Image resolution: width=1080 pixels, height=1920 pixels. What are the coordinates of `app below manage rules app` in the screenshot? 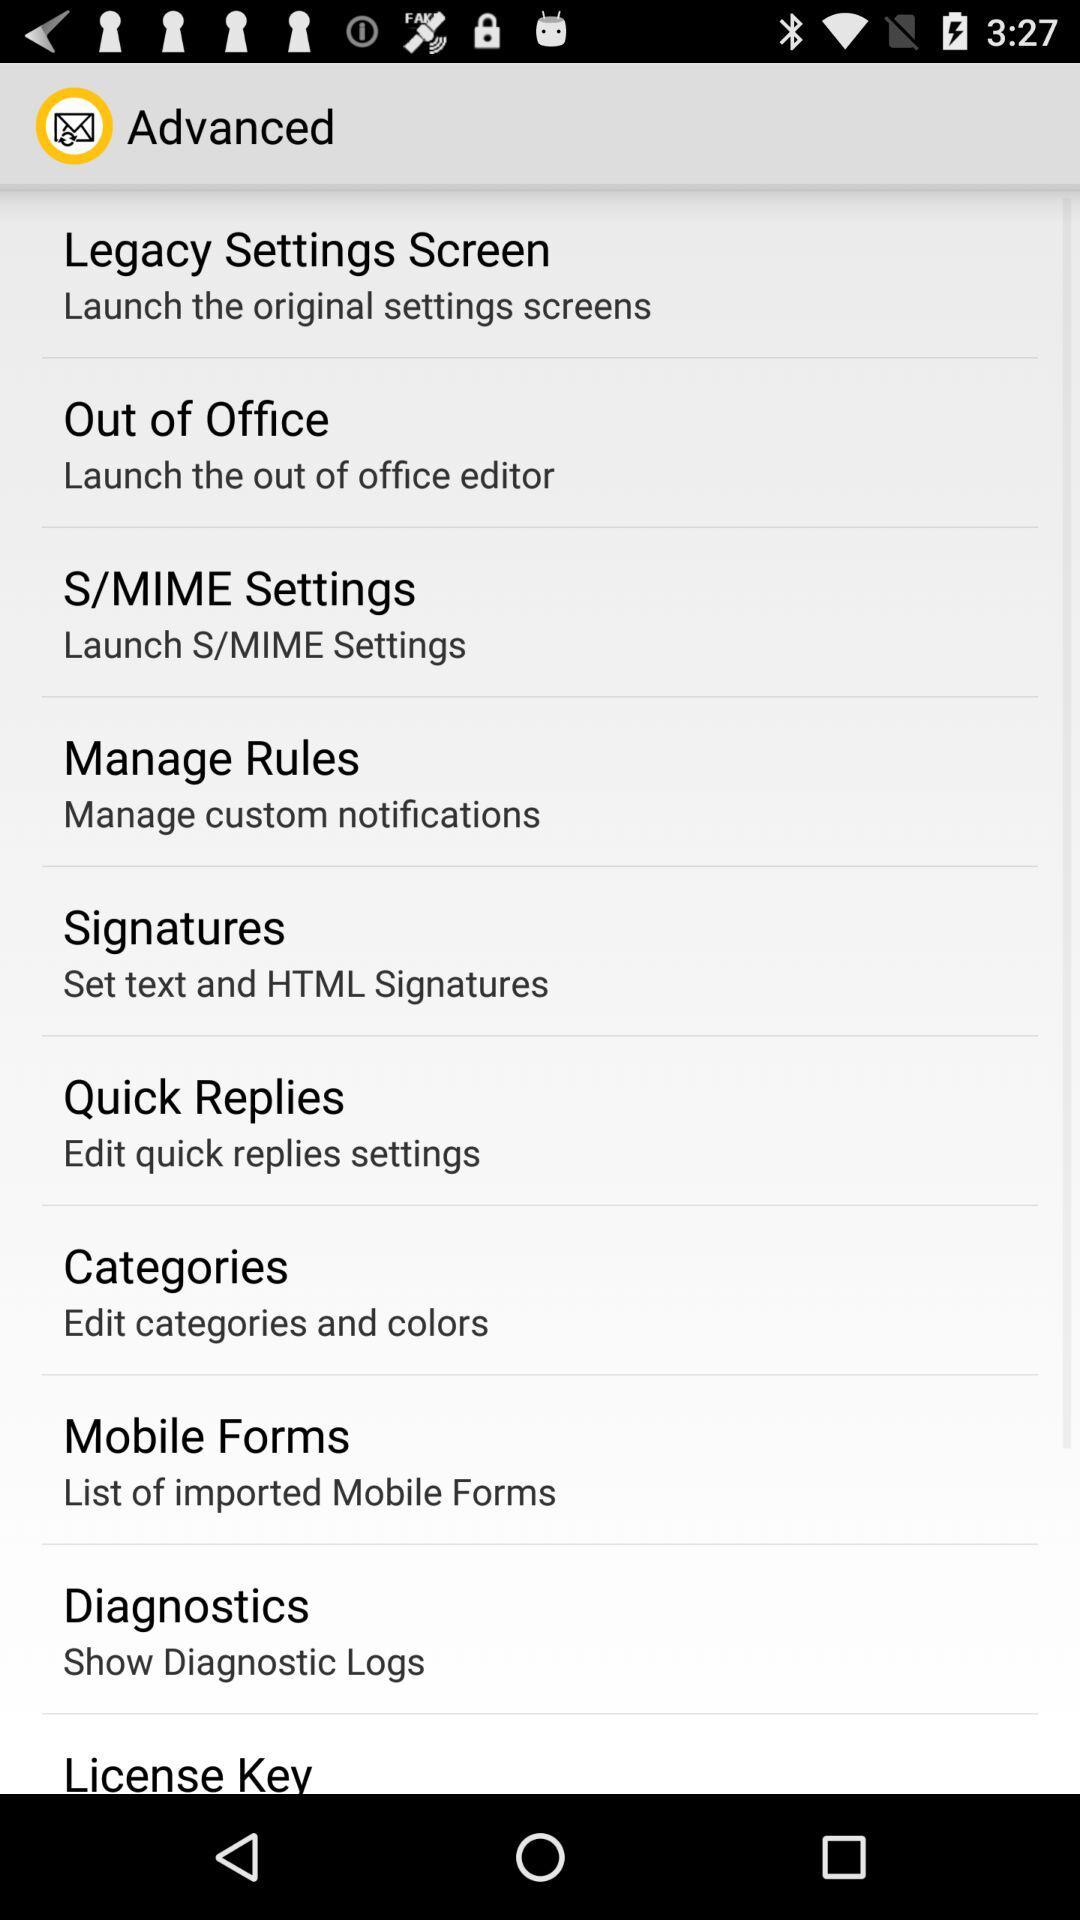 It's located at (301, 812).